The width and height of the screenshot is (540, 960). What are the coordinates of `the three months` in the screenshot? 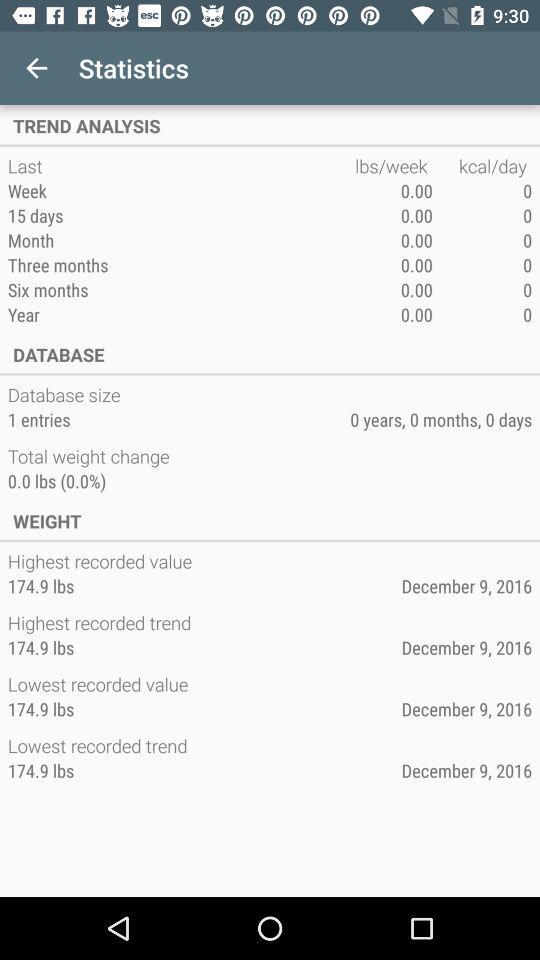 It's located at (181, 264).